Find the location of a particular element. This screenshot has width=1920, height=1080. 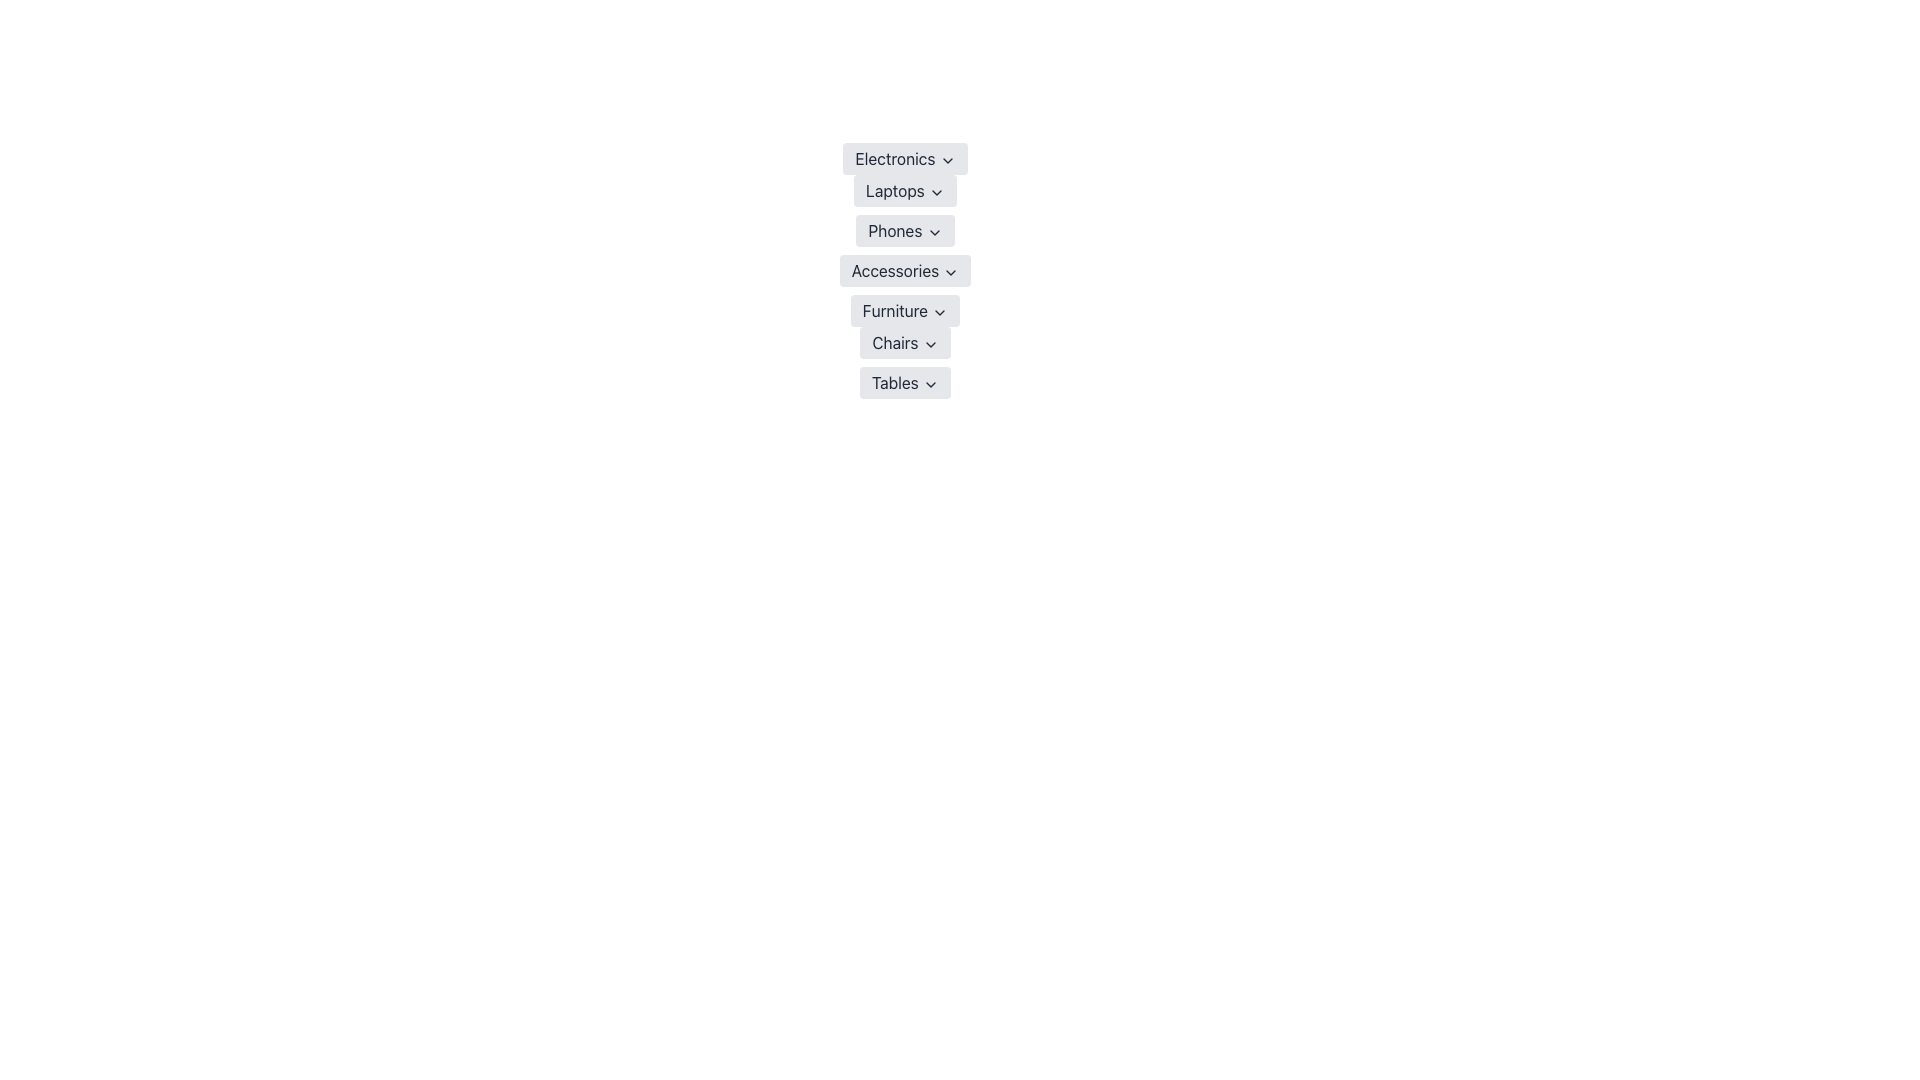

the downward chevron icon in the 'Tables' button group to trigger any tooltip effect that may be present is located at coordinates (930, 384).